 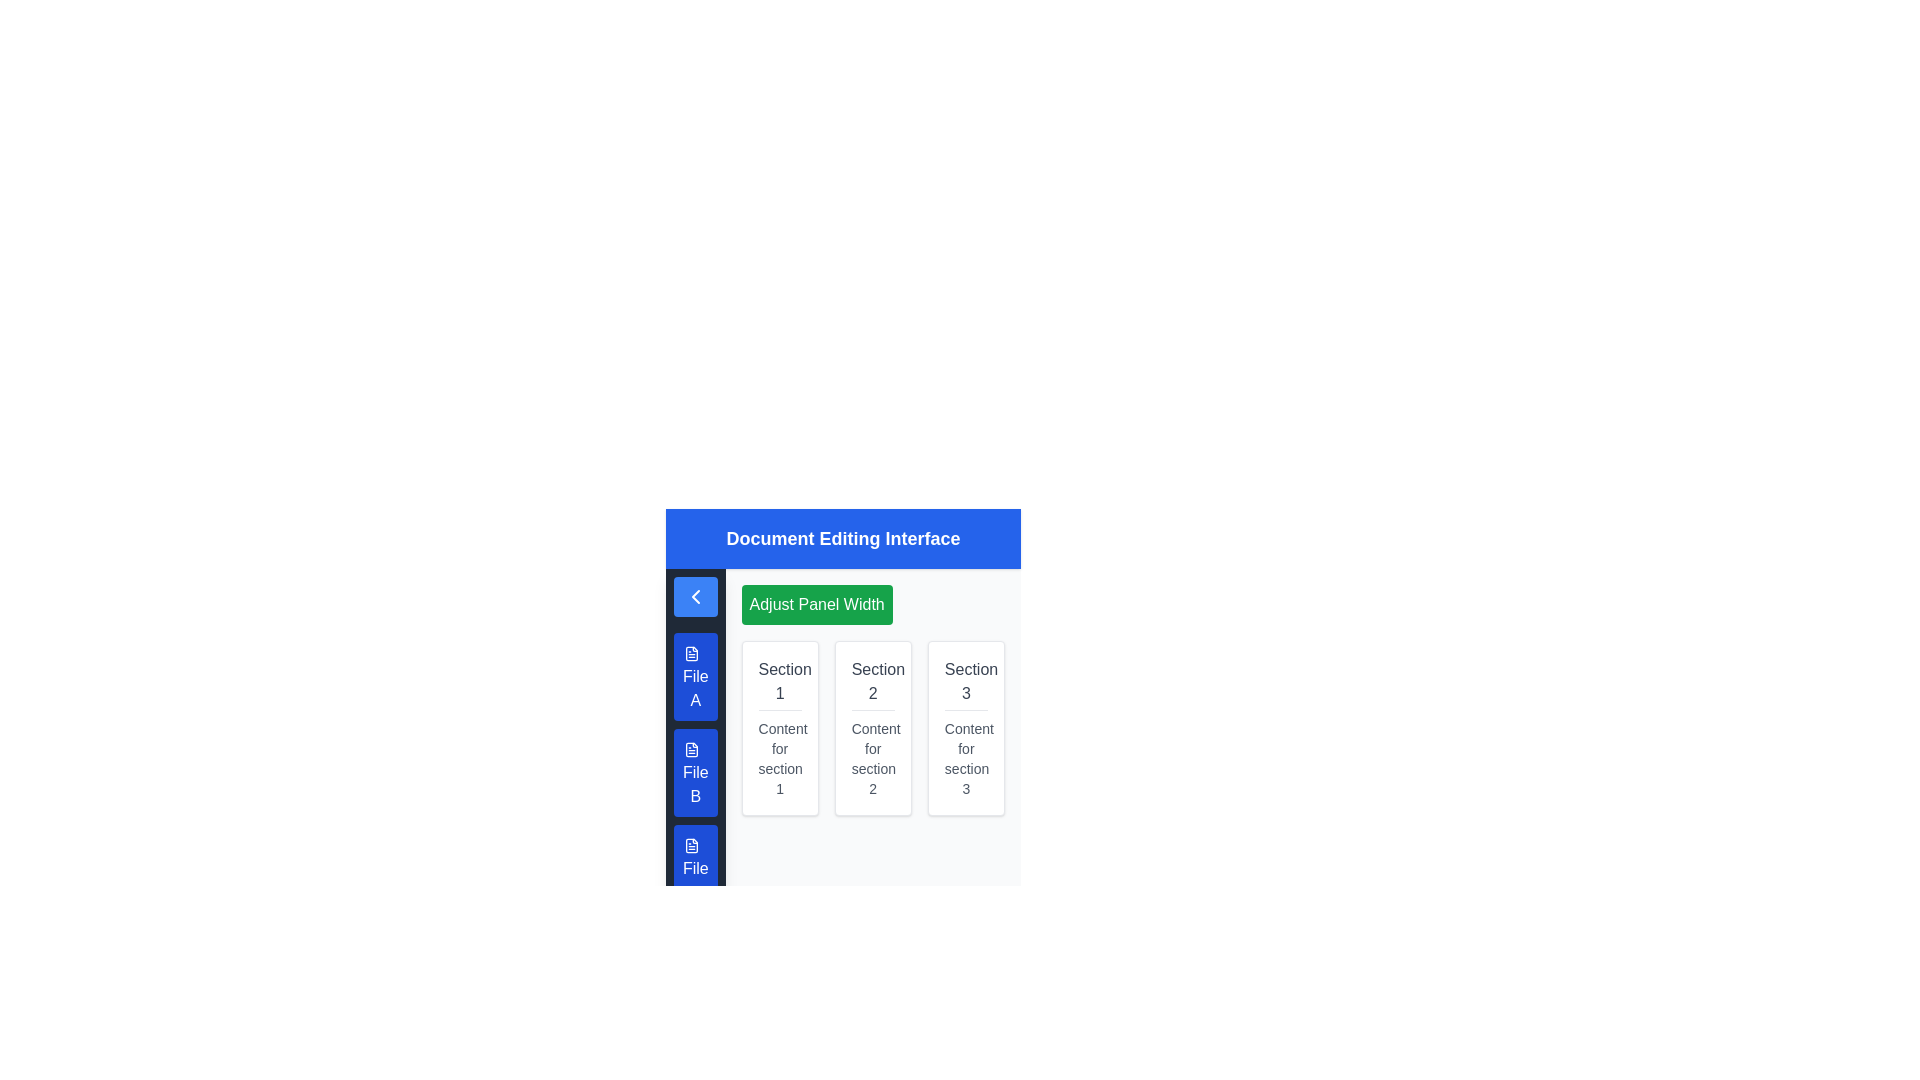 What do you see at coordinates (873, 683) in the screenshot?
I see `the 'Section 2' text label, which is styled in gray and` at bounding box center [873, 683].